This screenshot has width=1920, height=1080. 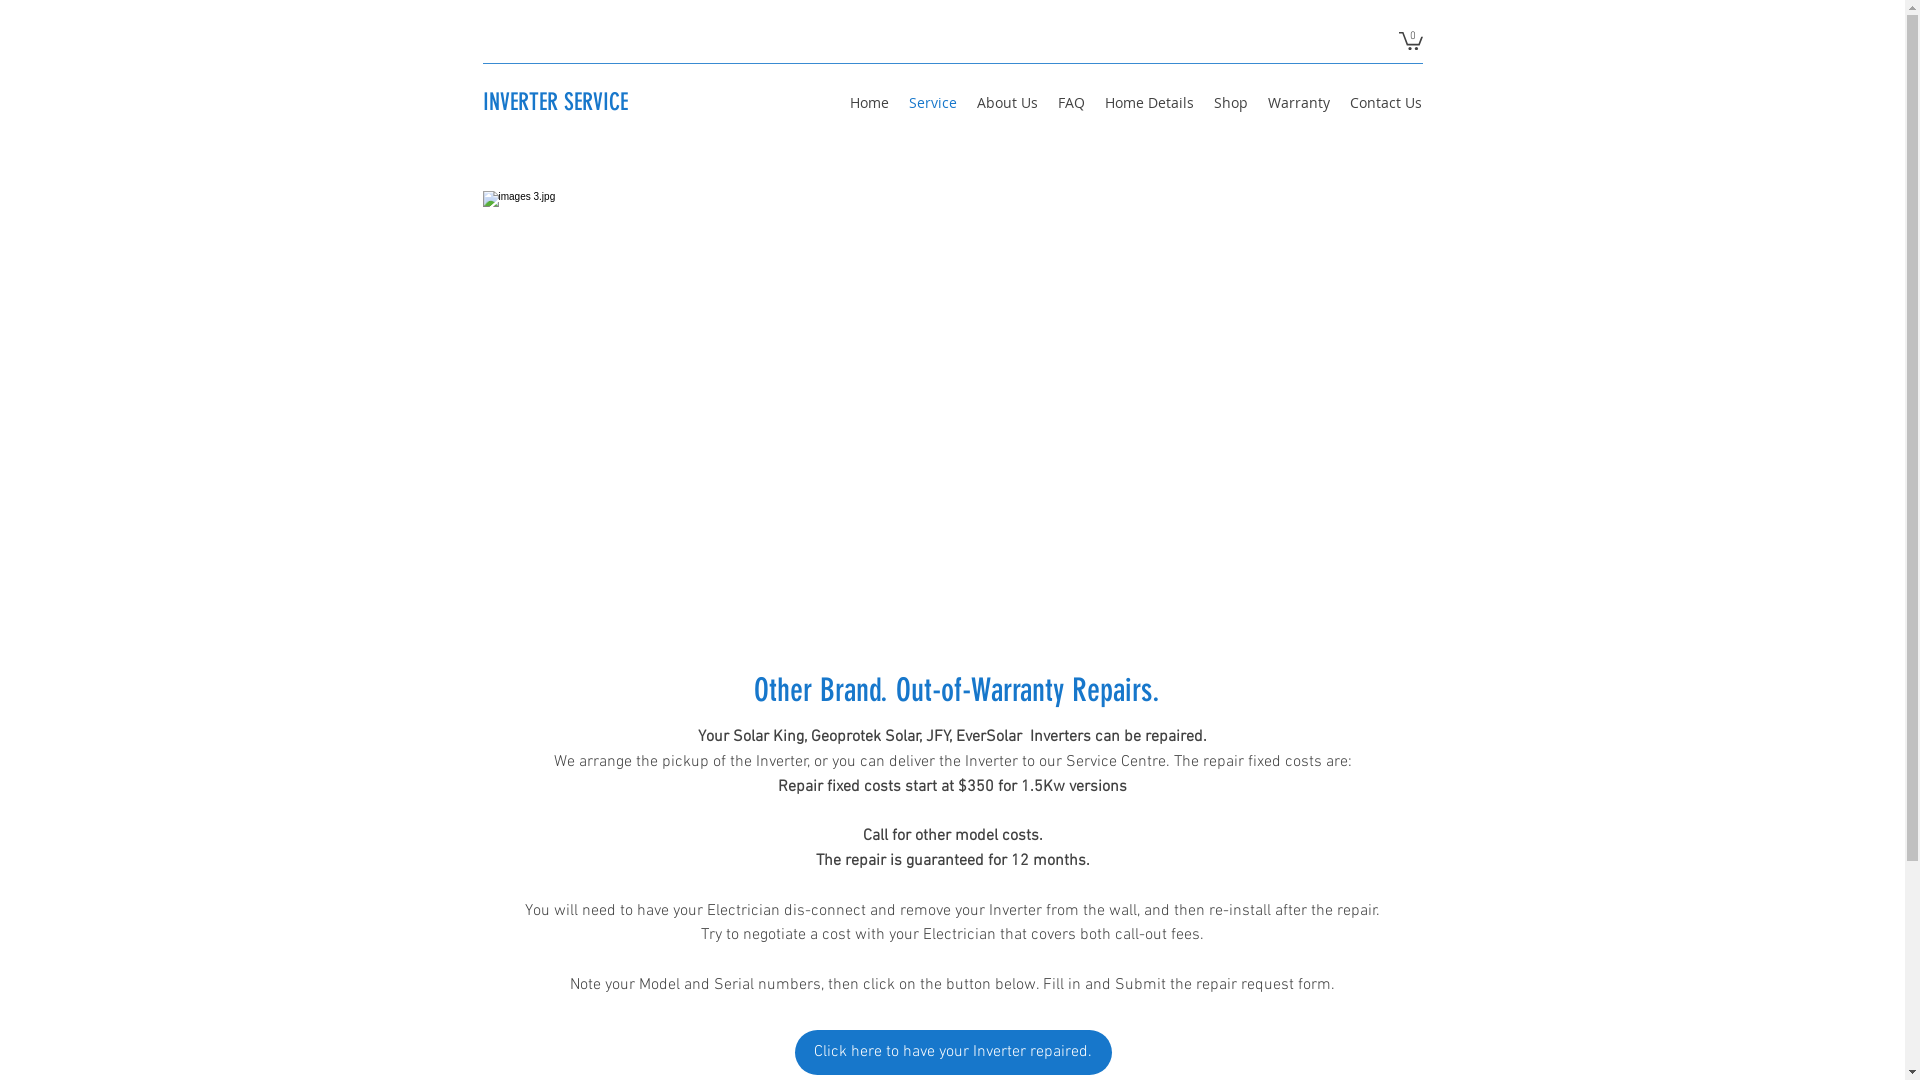 I want to click on 'Home Details', so click(x=1148, y=103).